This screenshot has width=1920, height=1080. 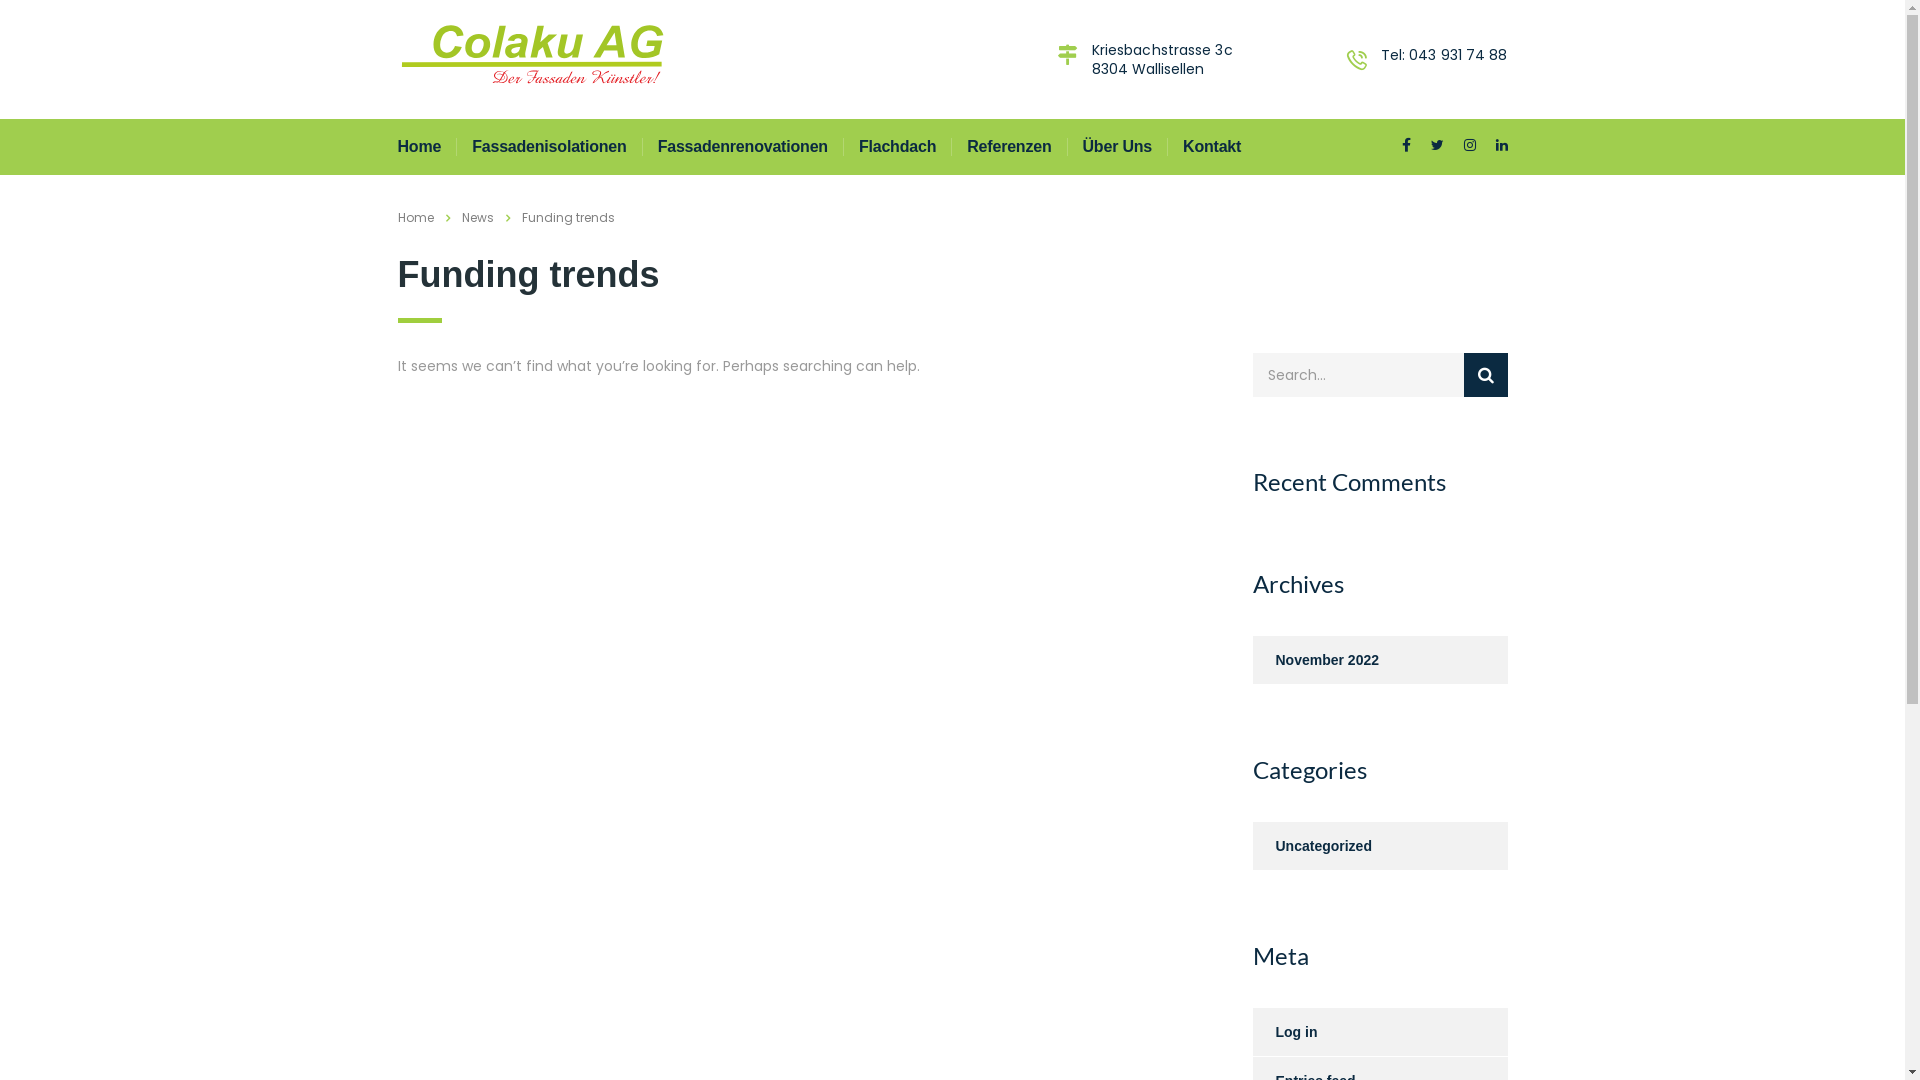 I want to click on 'Referenzen', so click(x=1008, y=145).